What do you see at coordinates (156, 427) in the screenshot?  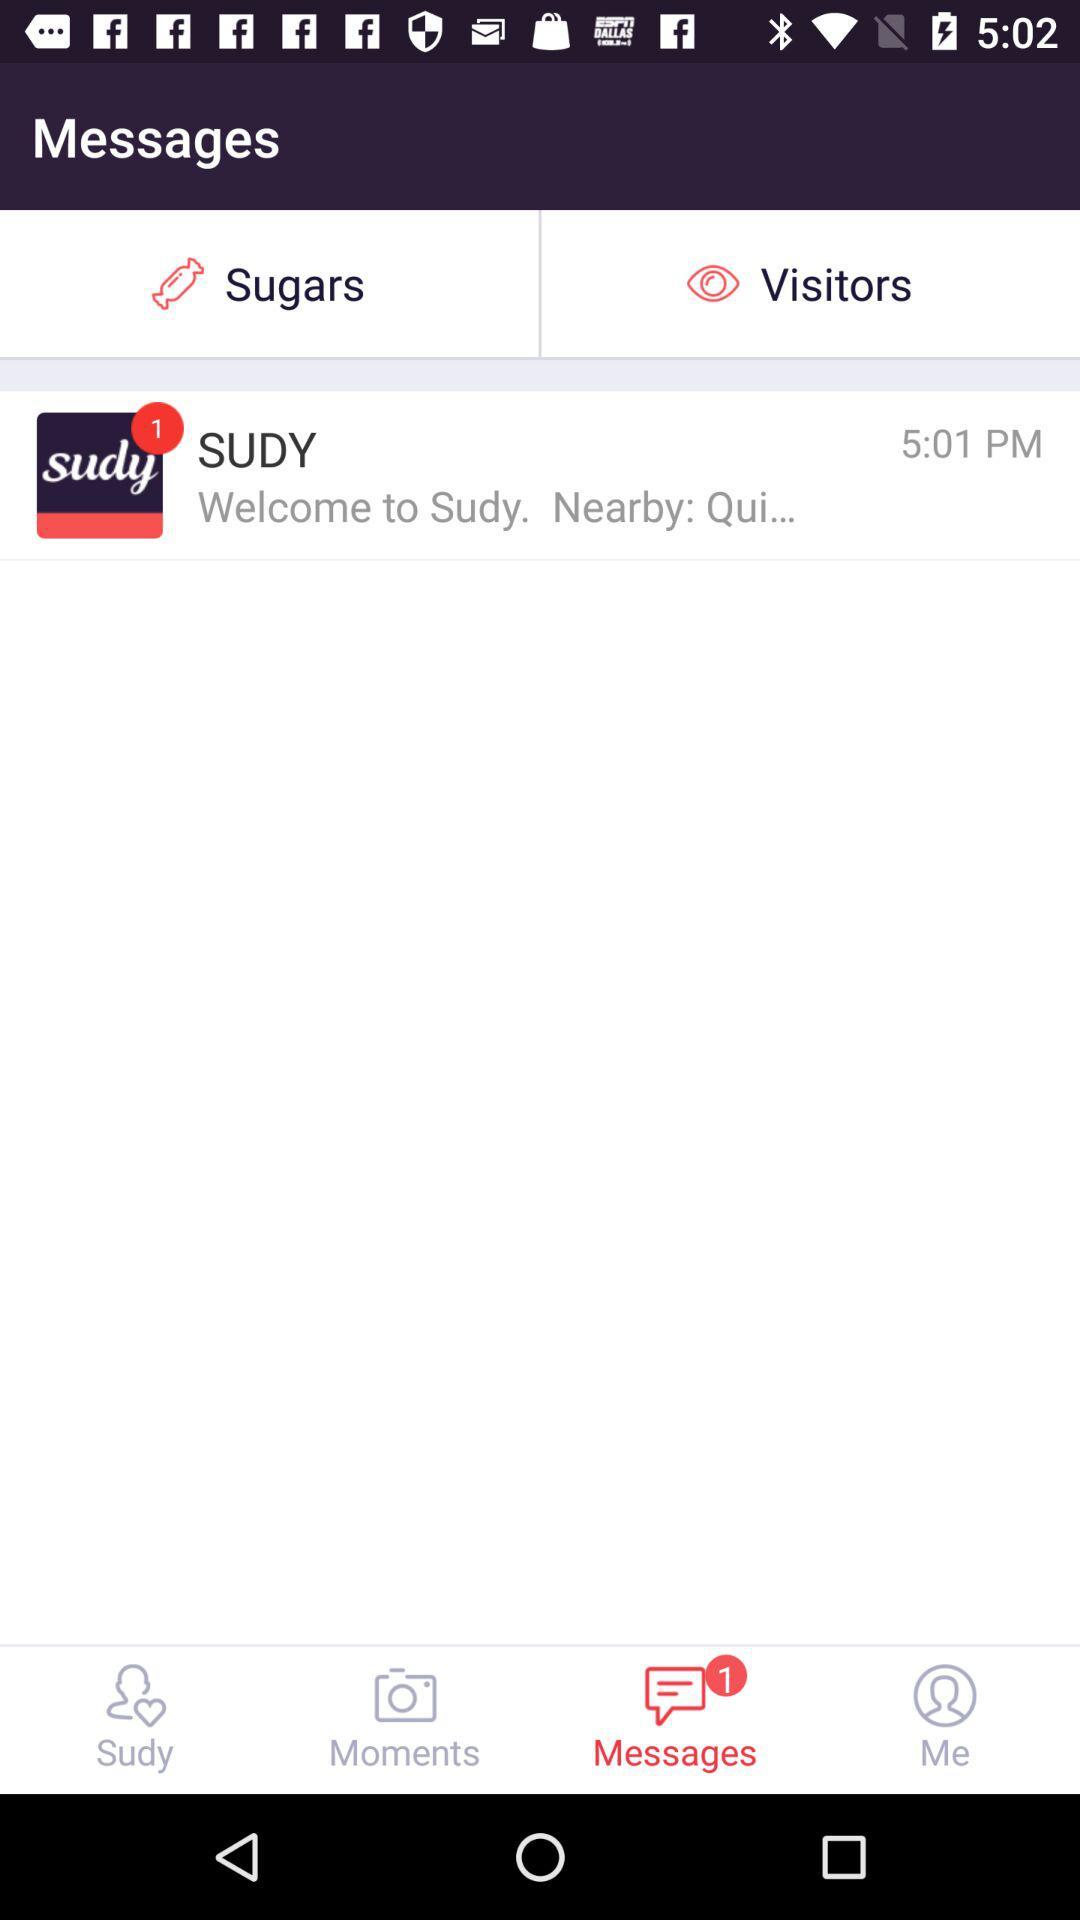 I see `icon next to the sudy` at bounding box center [156, 427].